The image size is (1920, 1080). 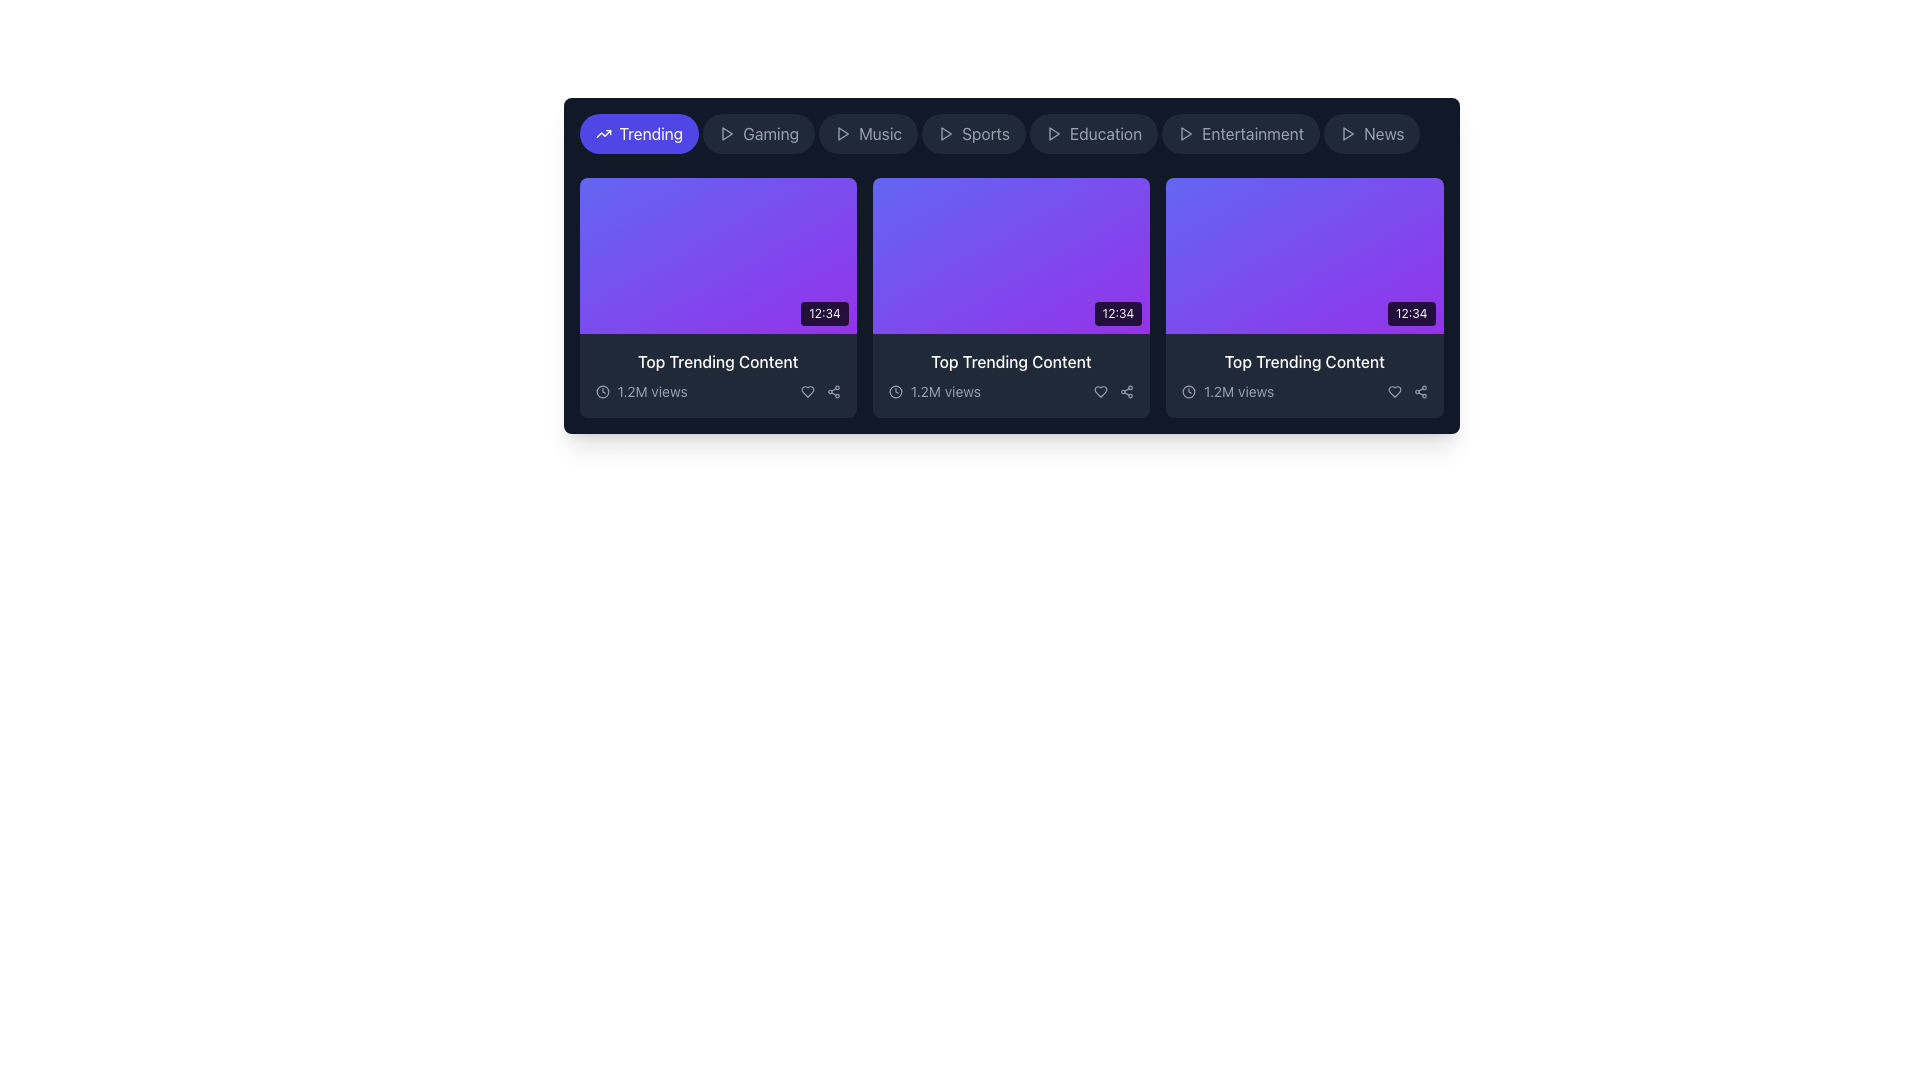 I want to click on text content of the 'Gaming' category label, which is the second button in a horizontal list of category buttons, located after 'Trending' and before 'Music', so click(x=770, y=134).